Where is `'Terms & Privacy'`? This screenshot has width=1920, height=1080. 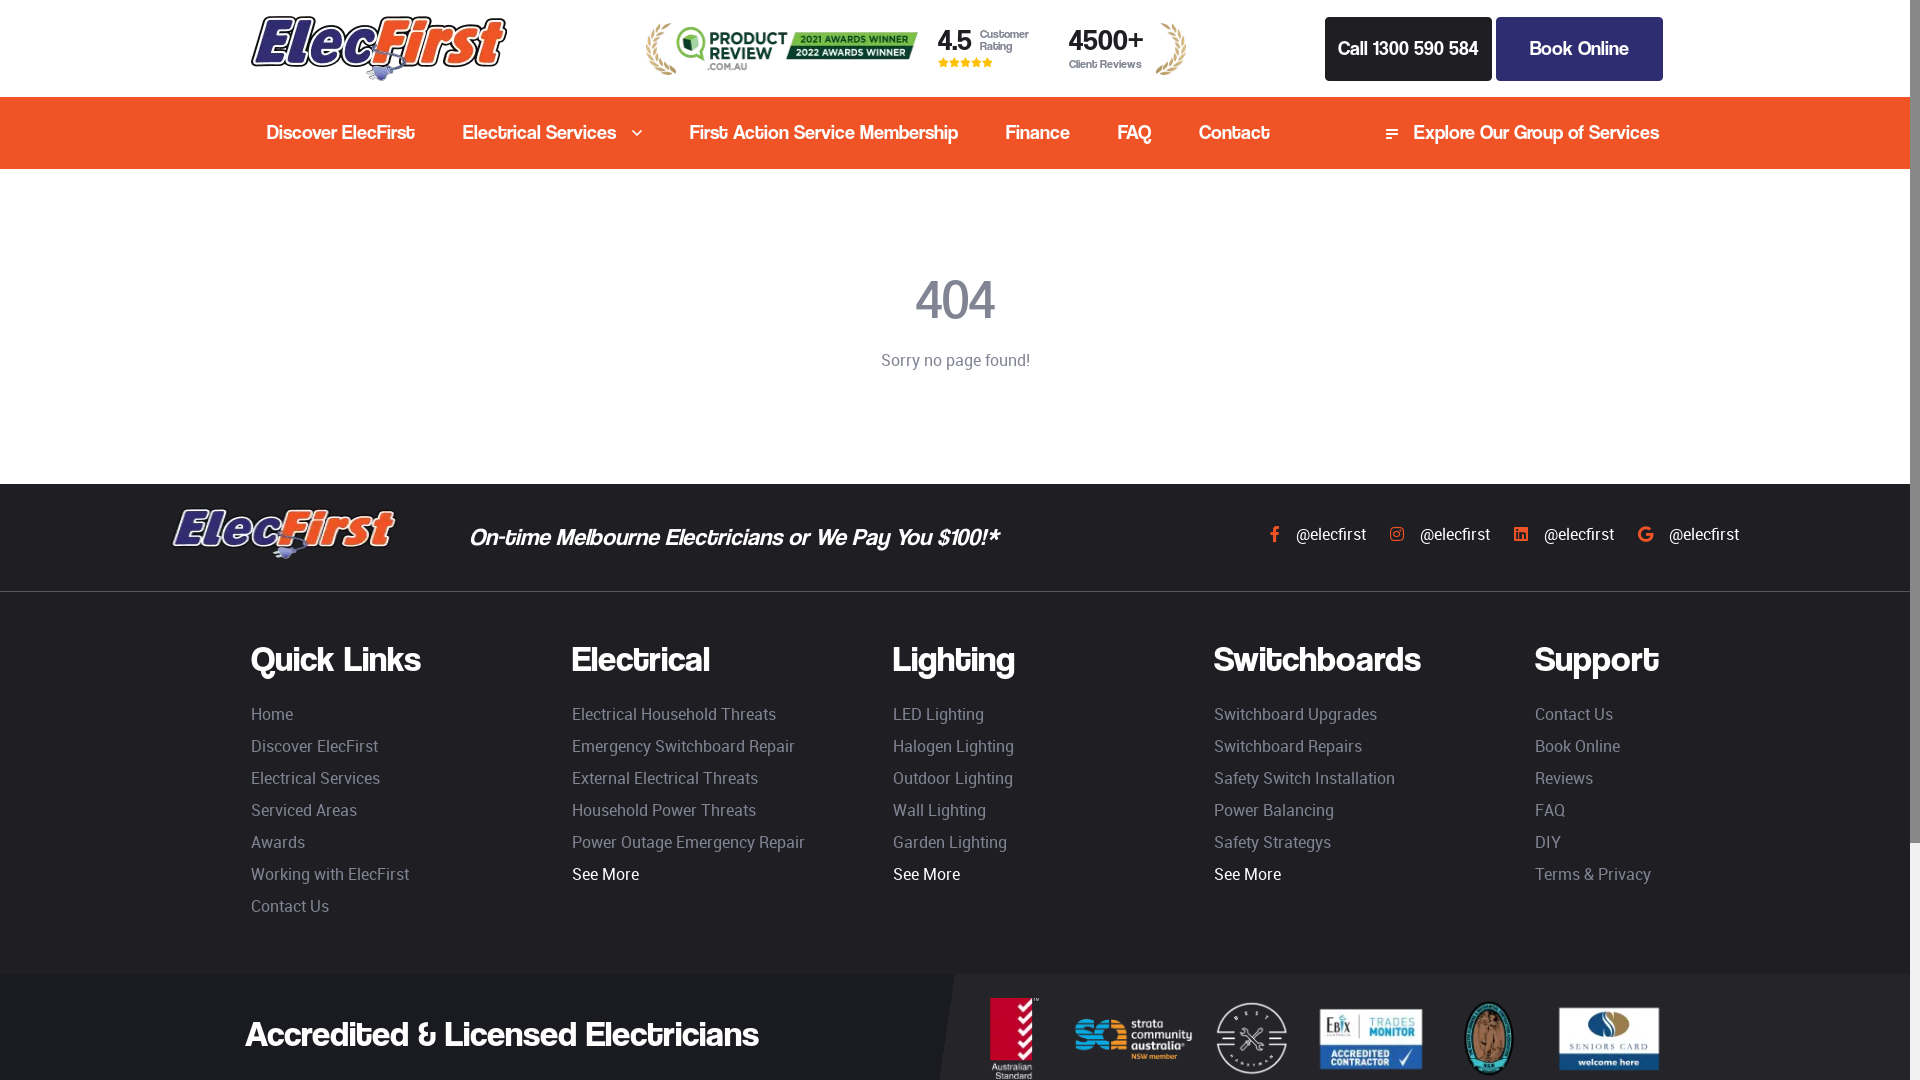
'Terms & Privacy' is located at coordinates (1592, 873).